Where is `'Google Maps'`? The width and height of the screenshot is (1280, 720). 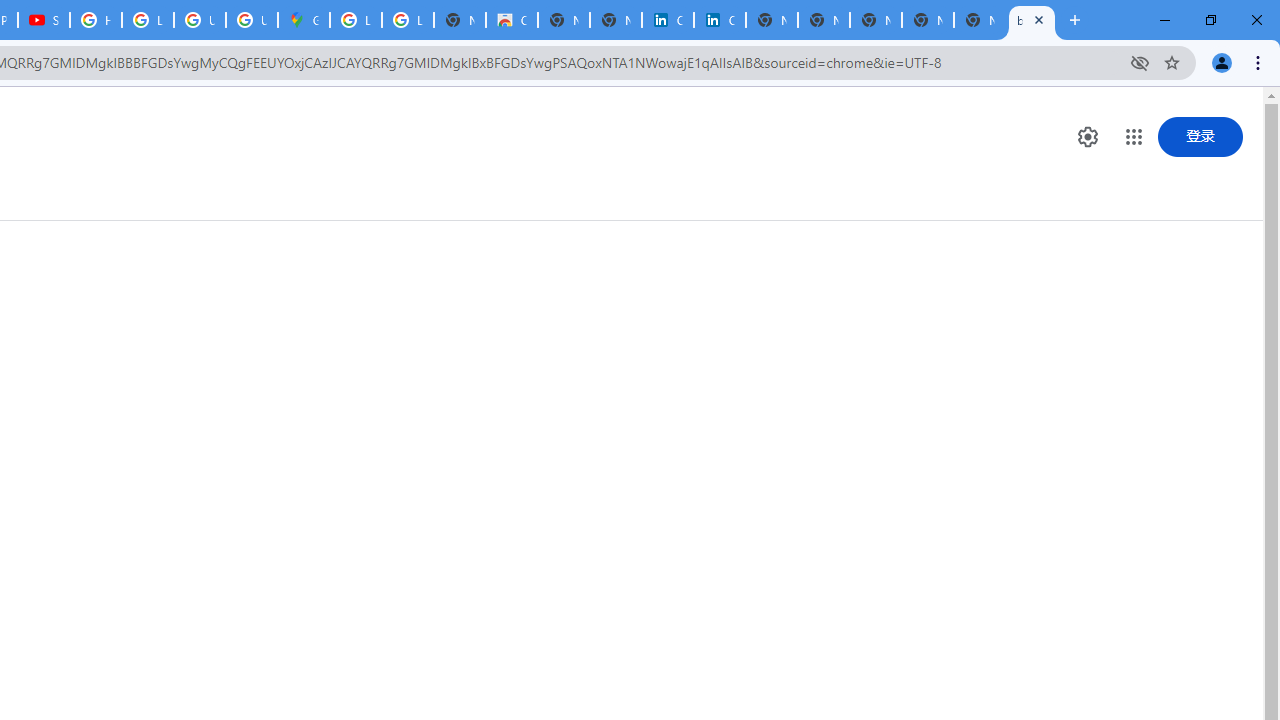
'Google Maps' is located at coordinates (303, 20).